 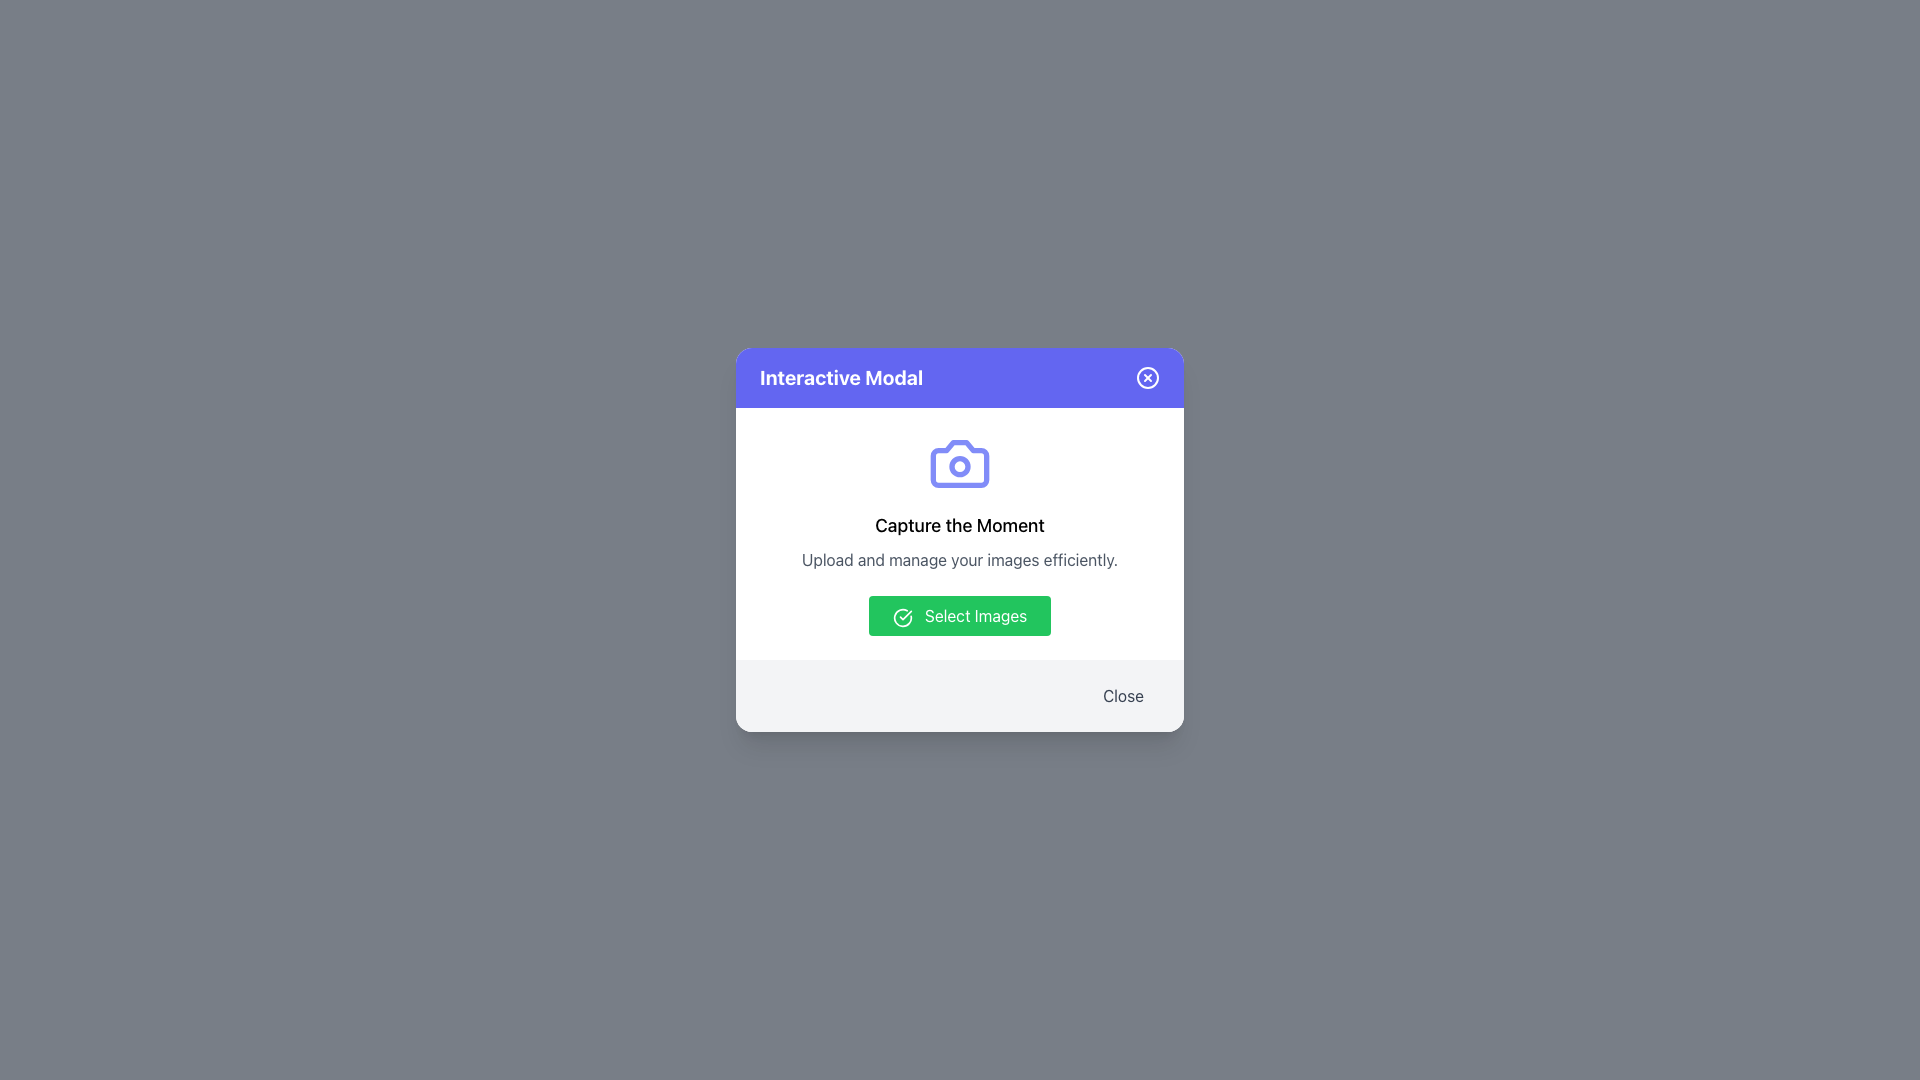 I want to click on the 'Capture the Moment' section of the modal, which includes a camera icon, a heading, supporting text, and a 'Select Images' button, so click(x=960, y=532).